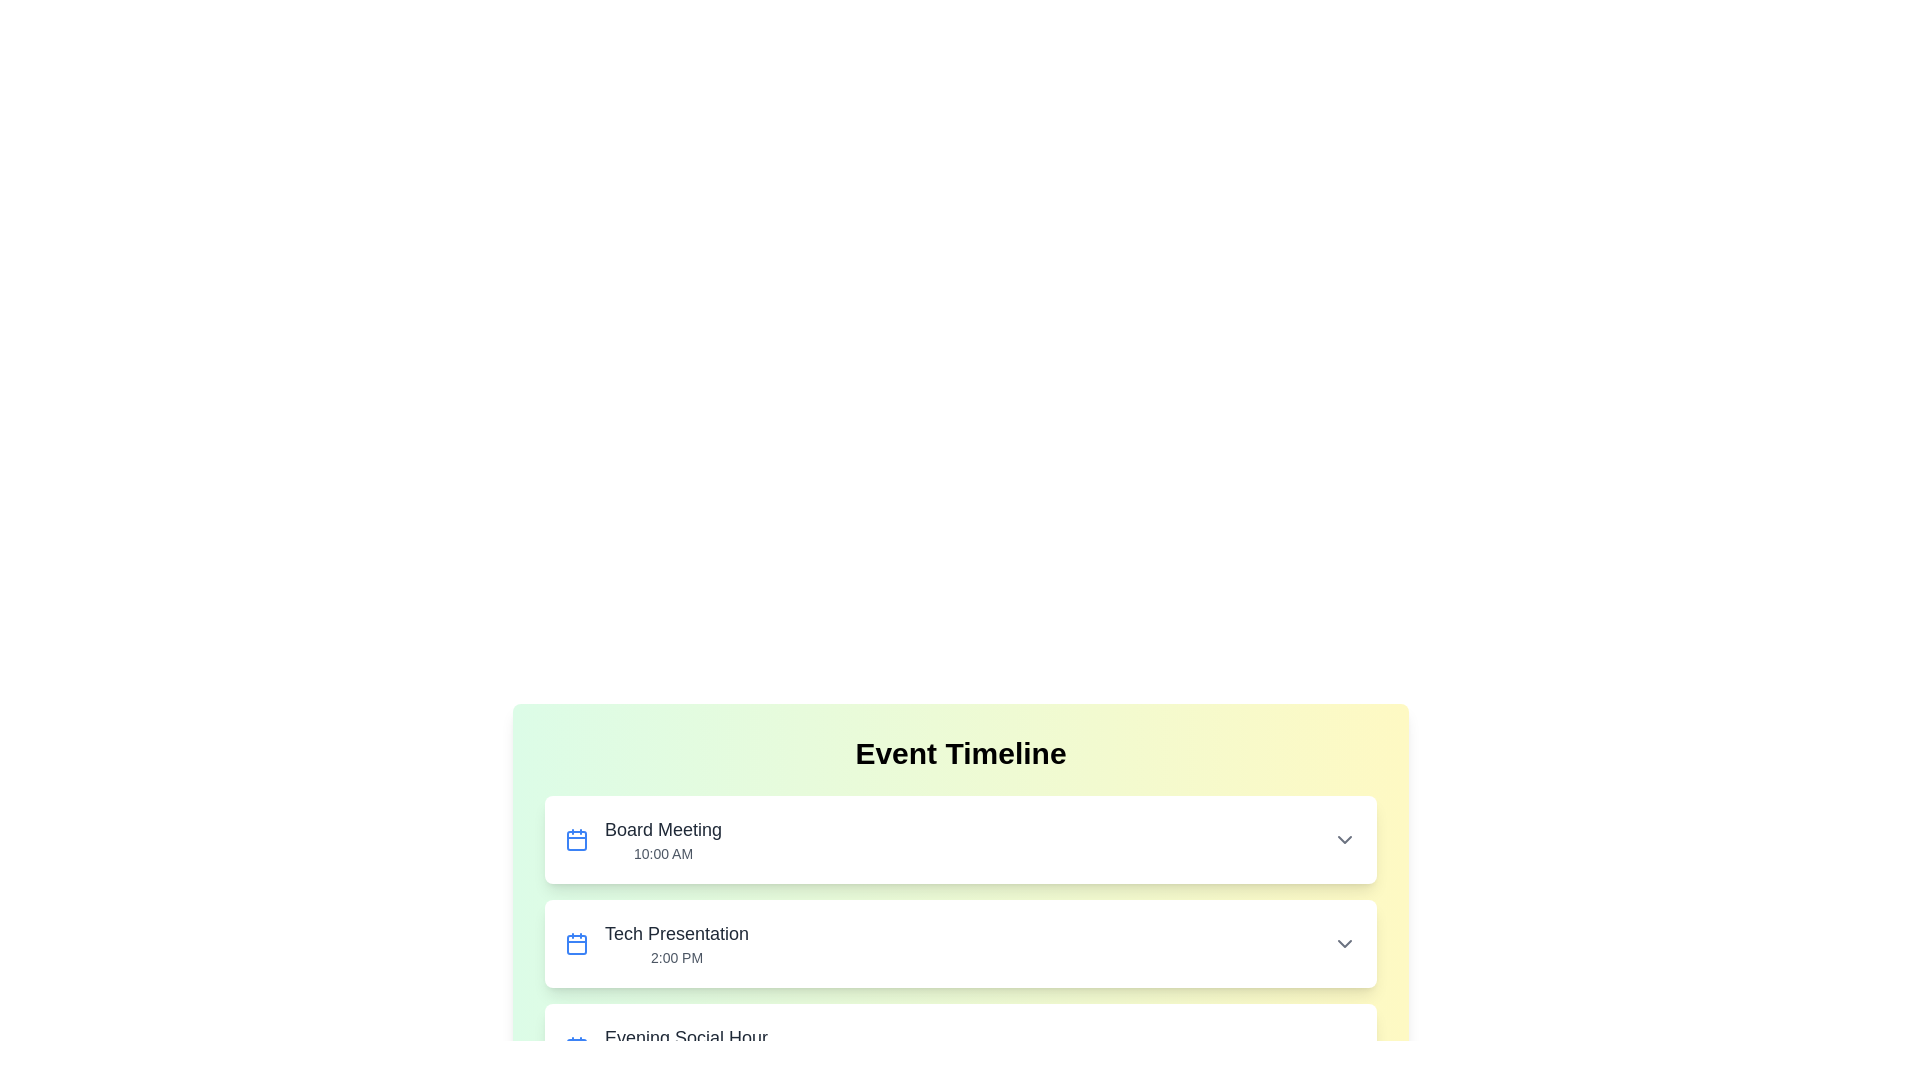  Describe the element at coordinates (676, 956) in the screenshot. I see `the text label reading '2:00 PM' located beneath the title 'Tech Presentation' in the 'Event Timeline' section` at that location.